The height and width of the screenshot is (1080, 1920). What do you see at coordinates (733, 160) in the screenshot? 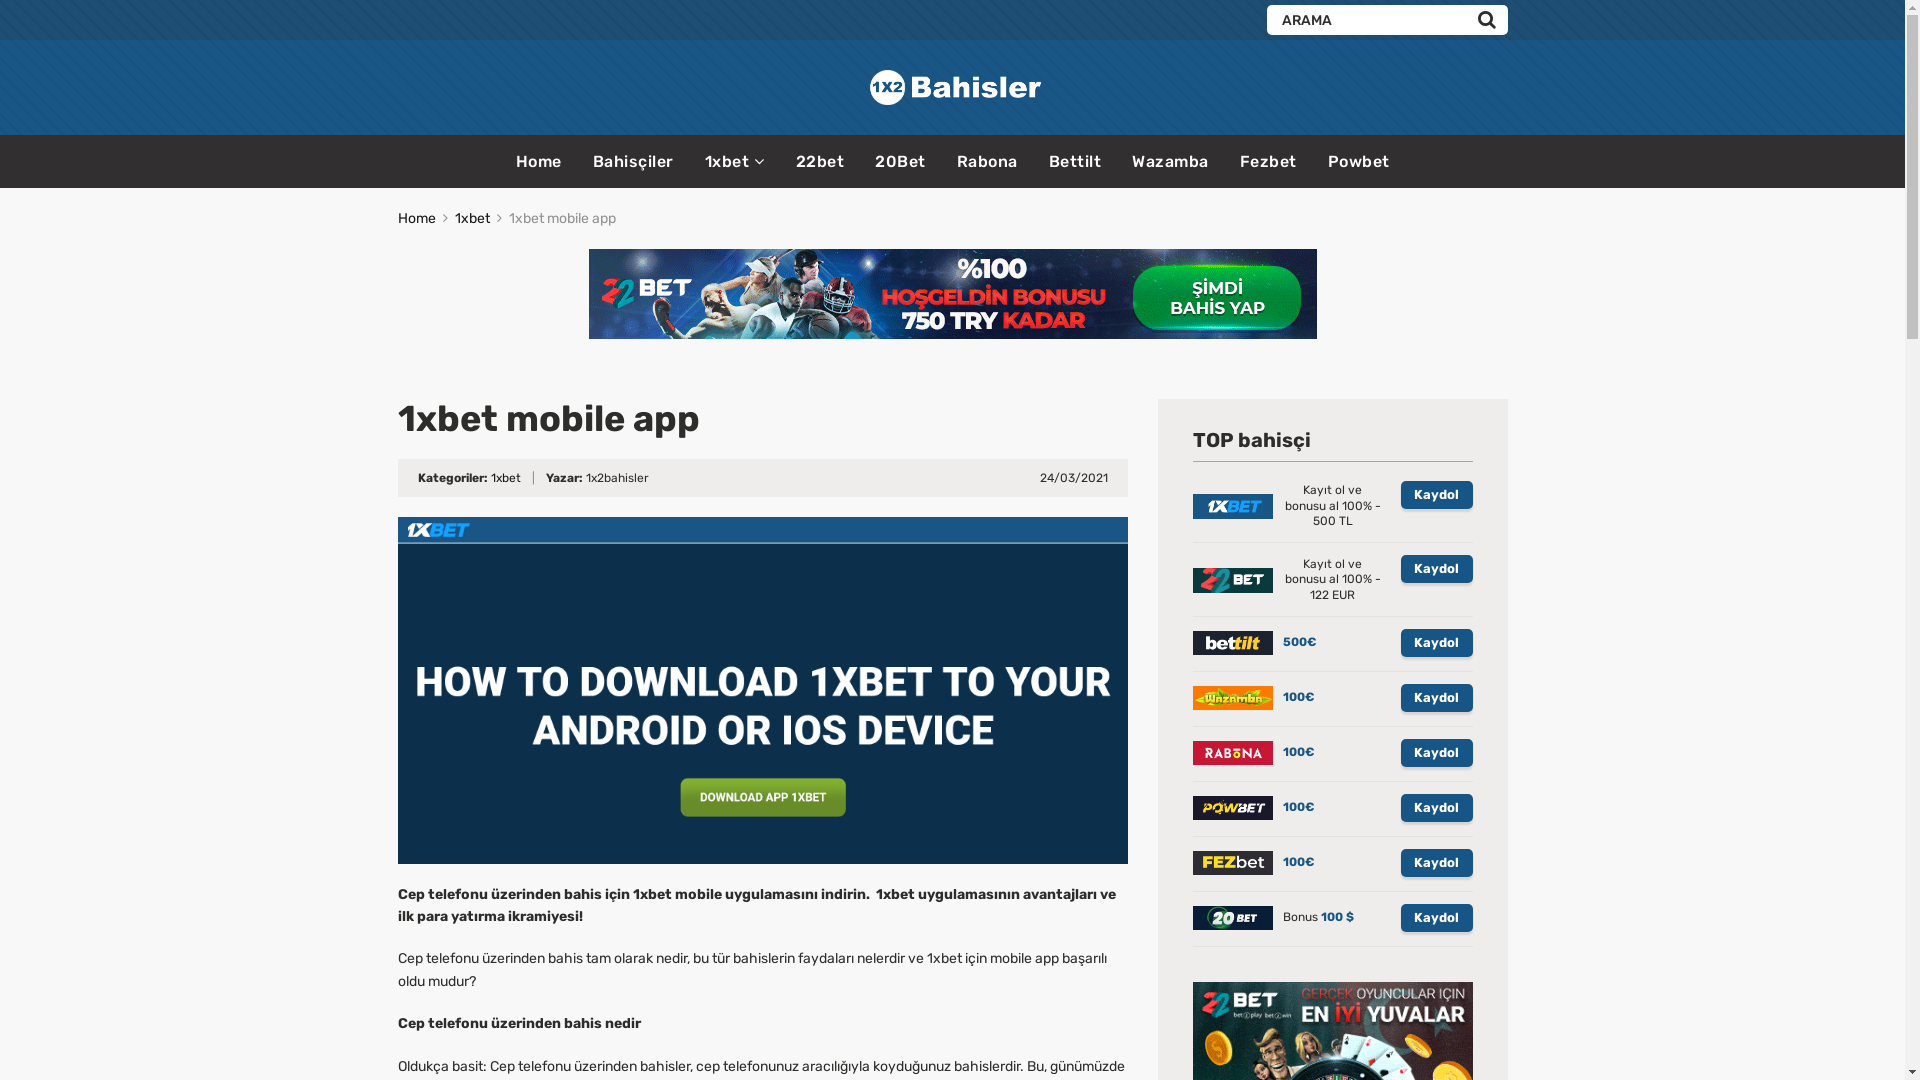
I see `'1xbet'` at bounding box center [733, 160].